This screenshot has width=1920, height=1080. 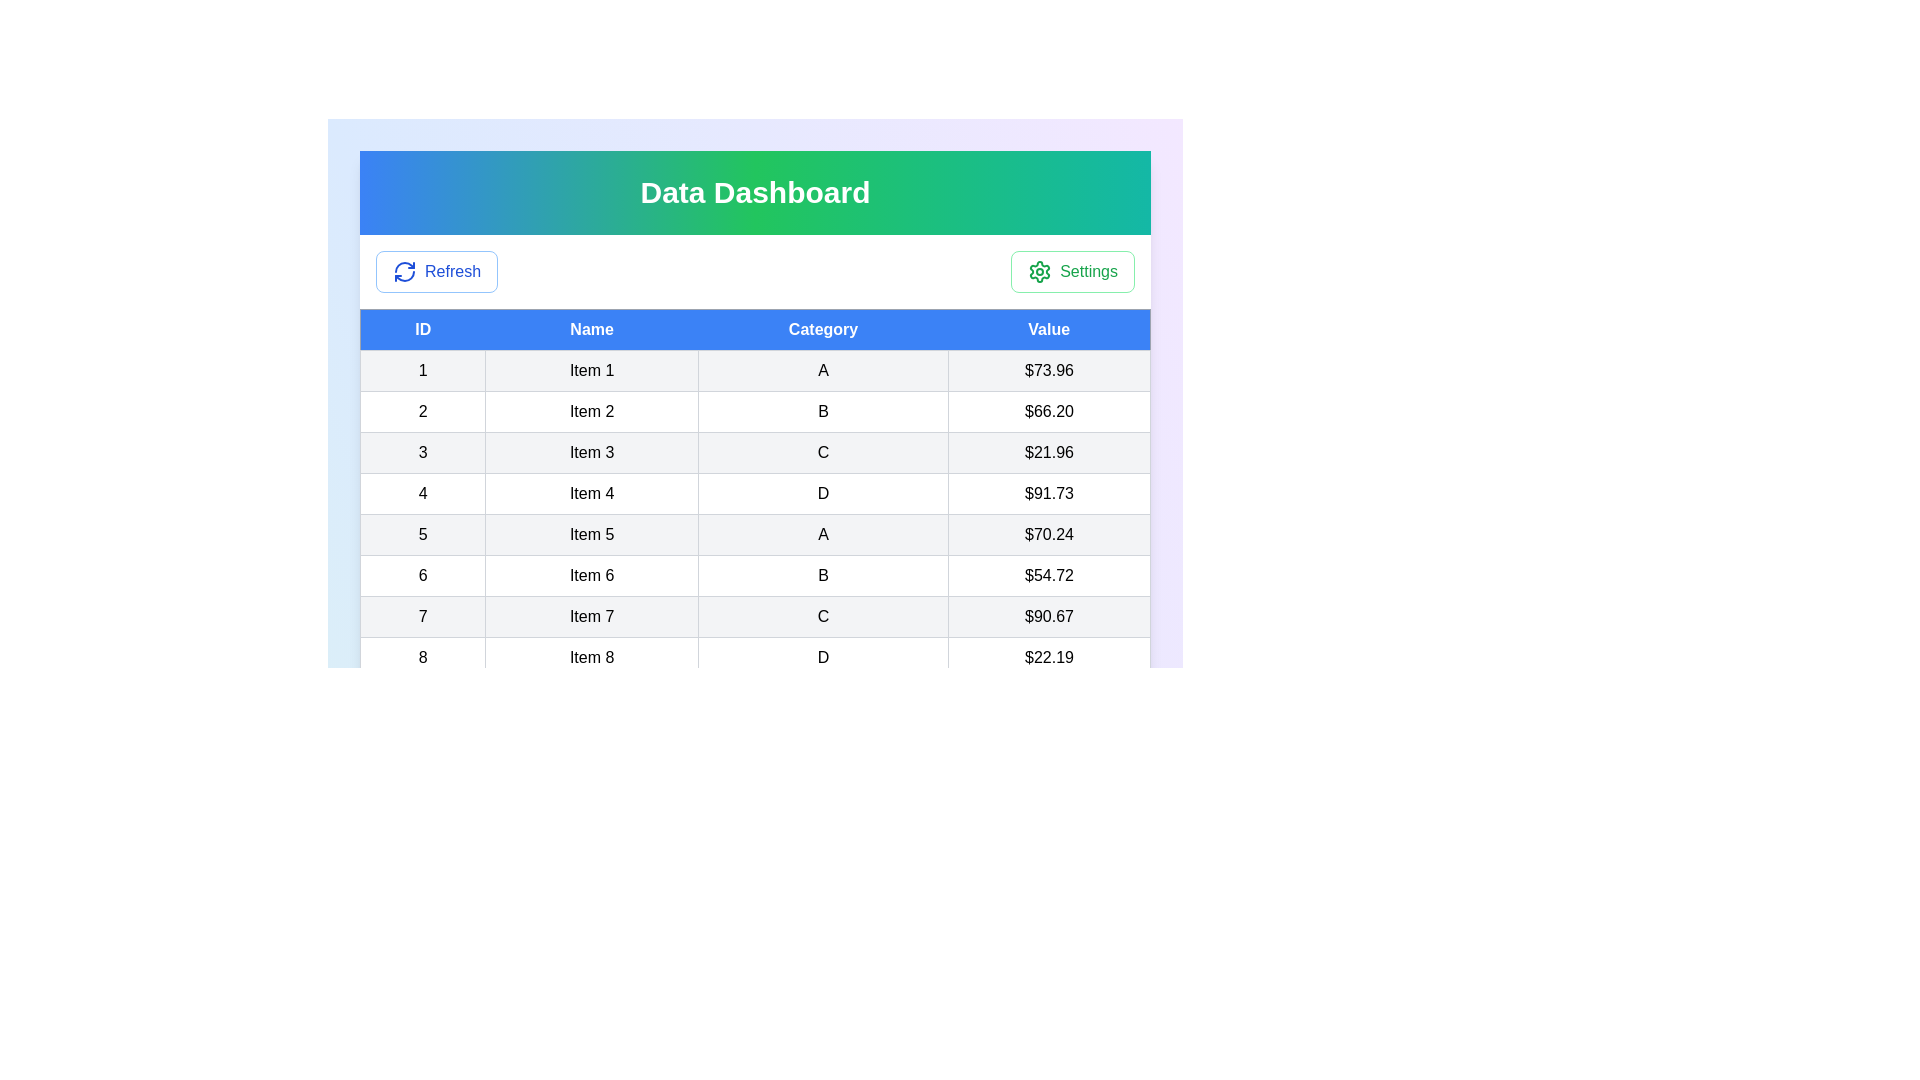 I want to click on the table header ID to sort or filter the column, so click(x=422, y=329).